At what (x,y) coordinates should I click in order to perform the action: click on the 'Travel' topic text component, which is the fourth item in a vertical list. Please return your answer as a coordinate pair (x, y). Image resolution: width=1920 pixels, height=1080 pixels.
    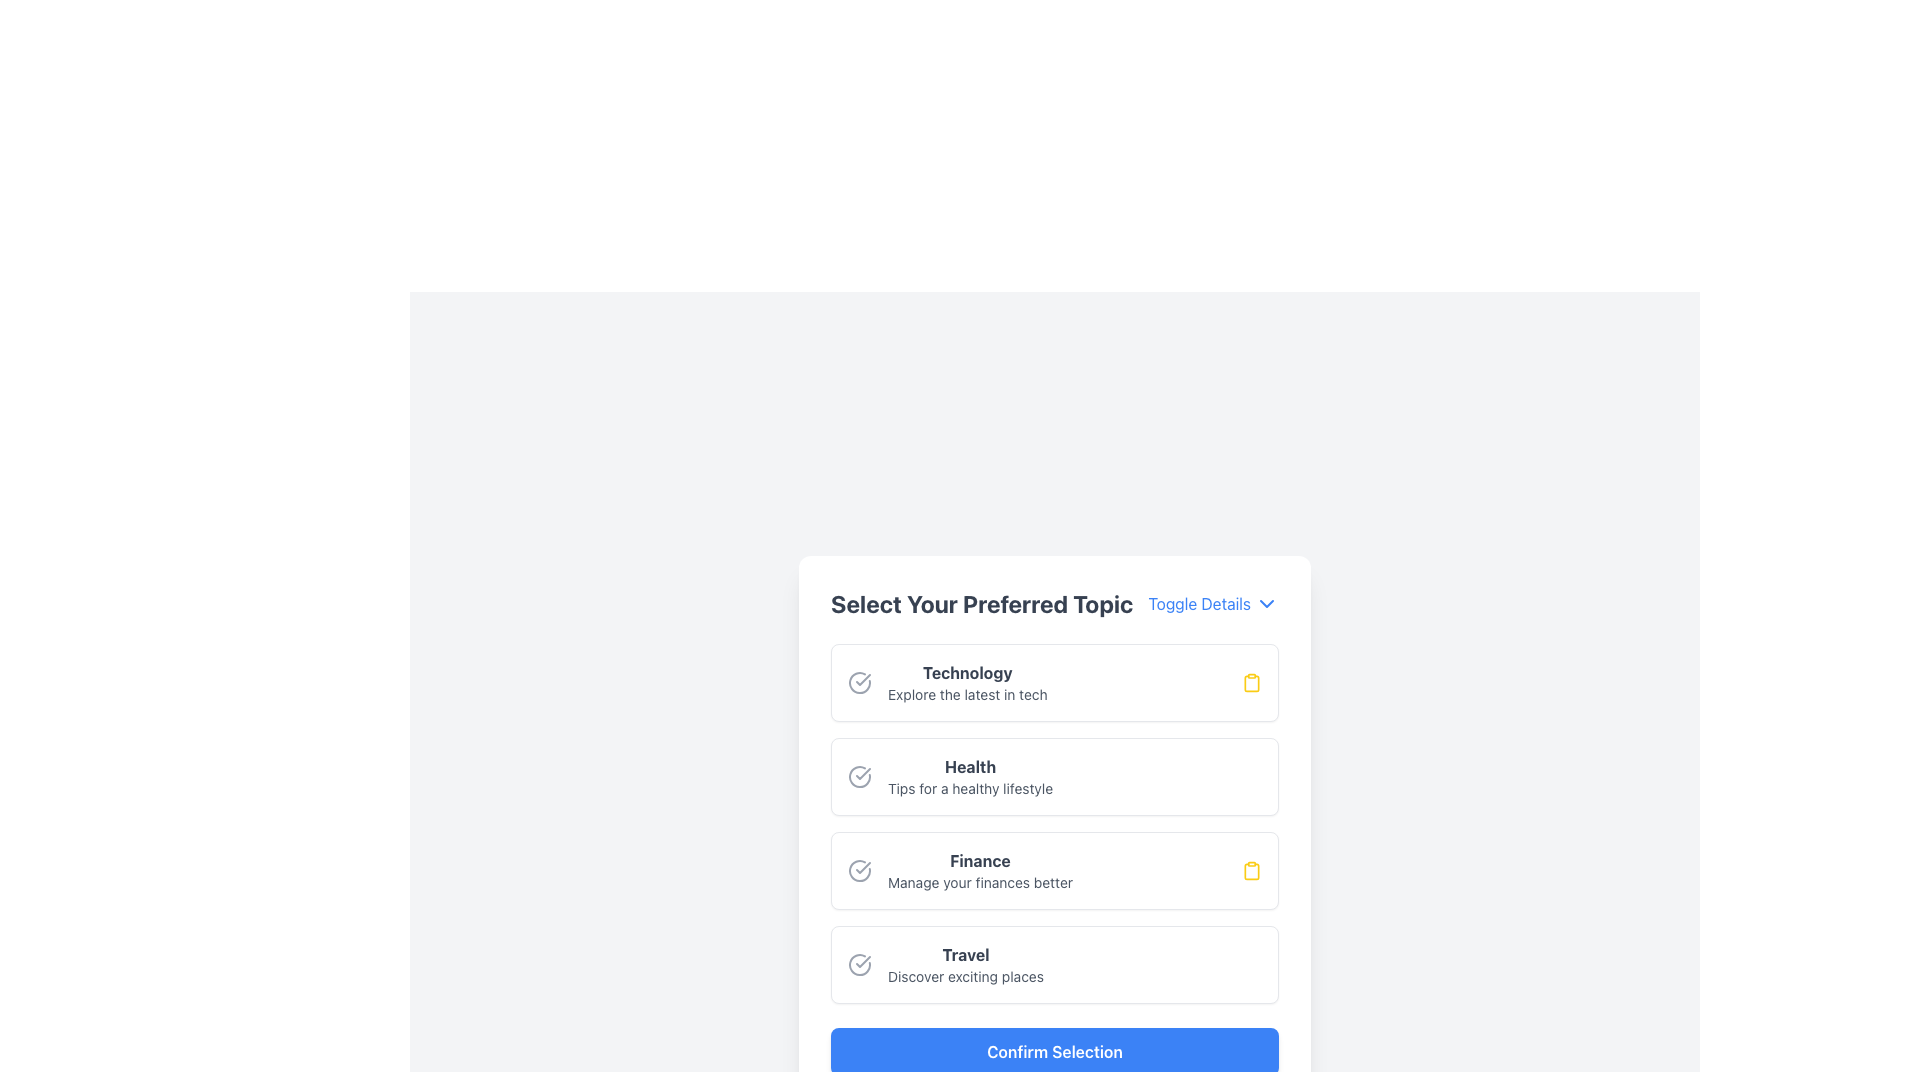
    Looking at the image, I should click on (944, 963).